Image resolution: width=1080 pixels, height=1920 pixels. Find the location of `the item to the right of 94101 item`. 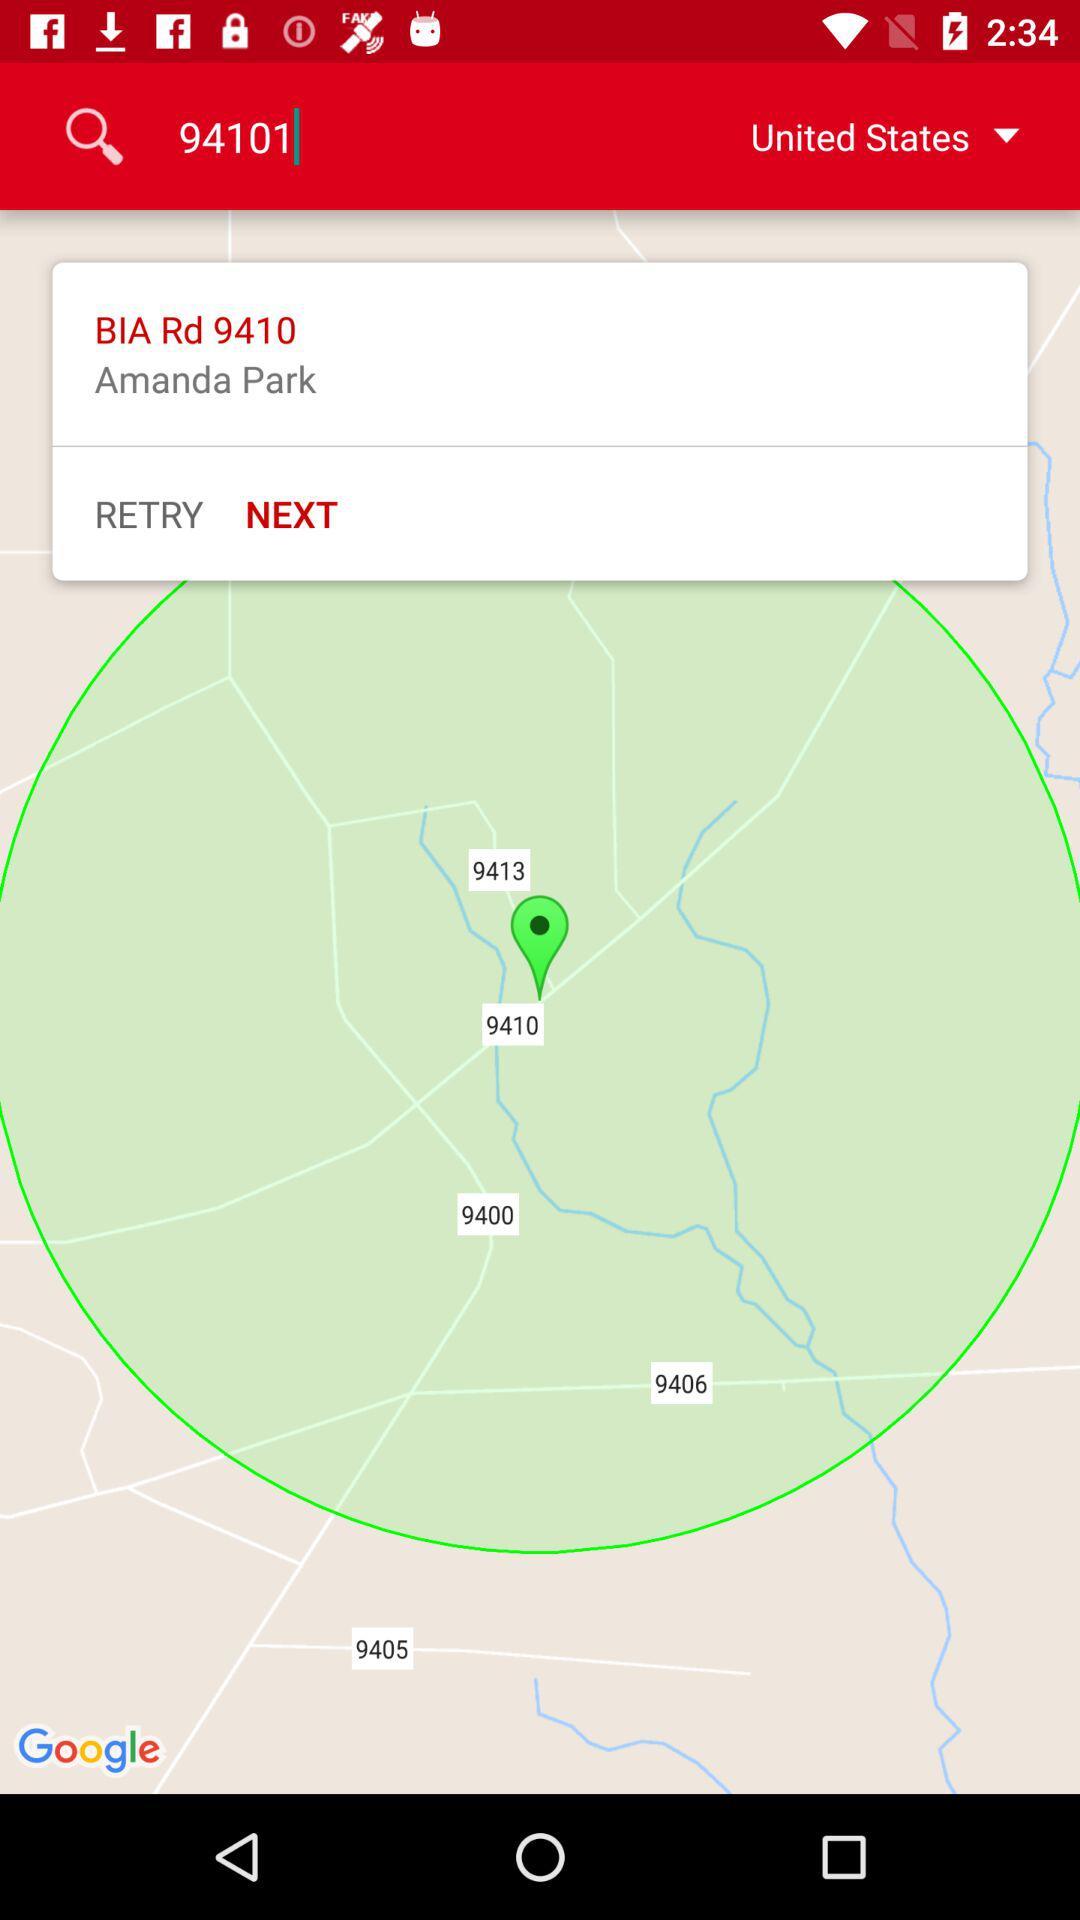

the item to the right of 94101 item is located at coordinates (853, 135).